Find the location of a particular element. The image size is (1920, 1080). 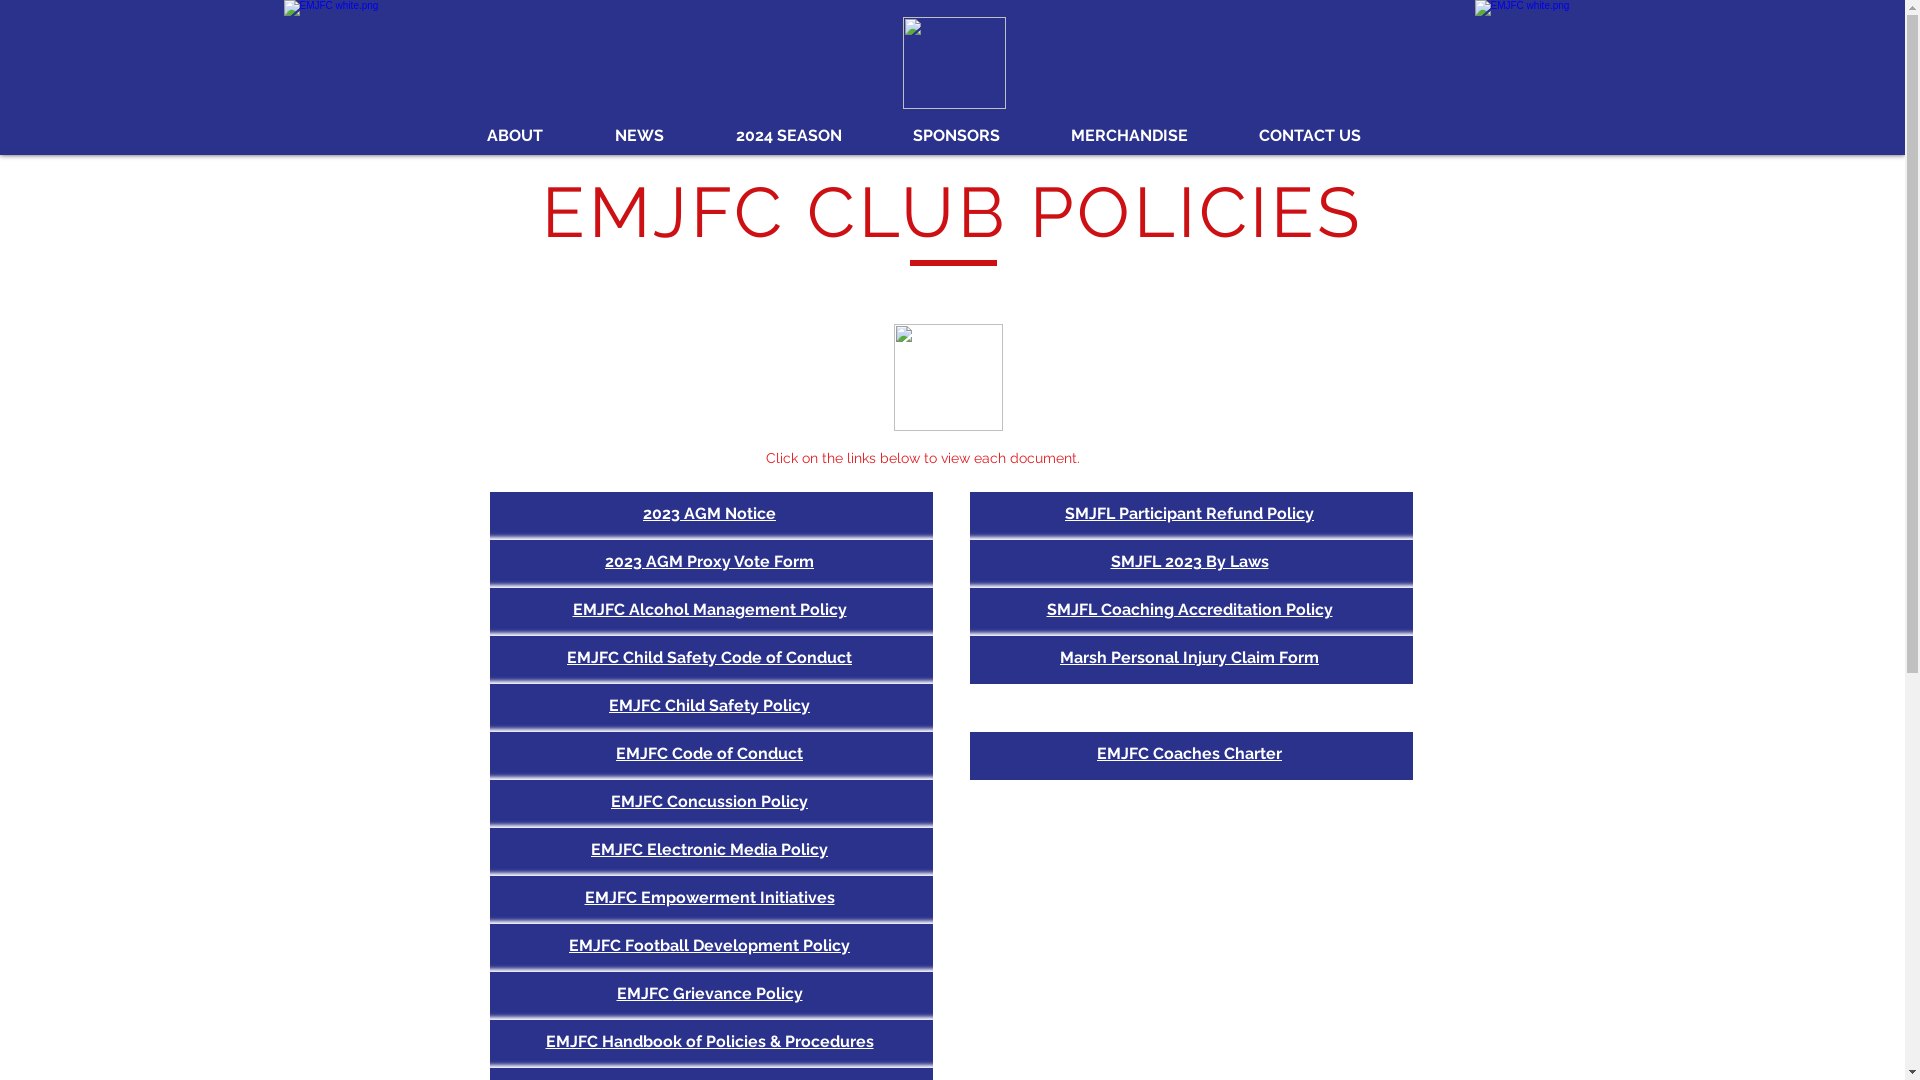

'Handbook of Policies & Procedures' is located at coordinates (600, 1040).